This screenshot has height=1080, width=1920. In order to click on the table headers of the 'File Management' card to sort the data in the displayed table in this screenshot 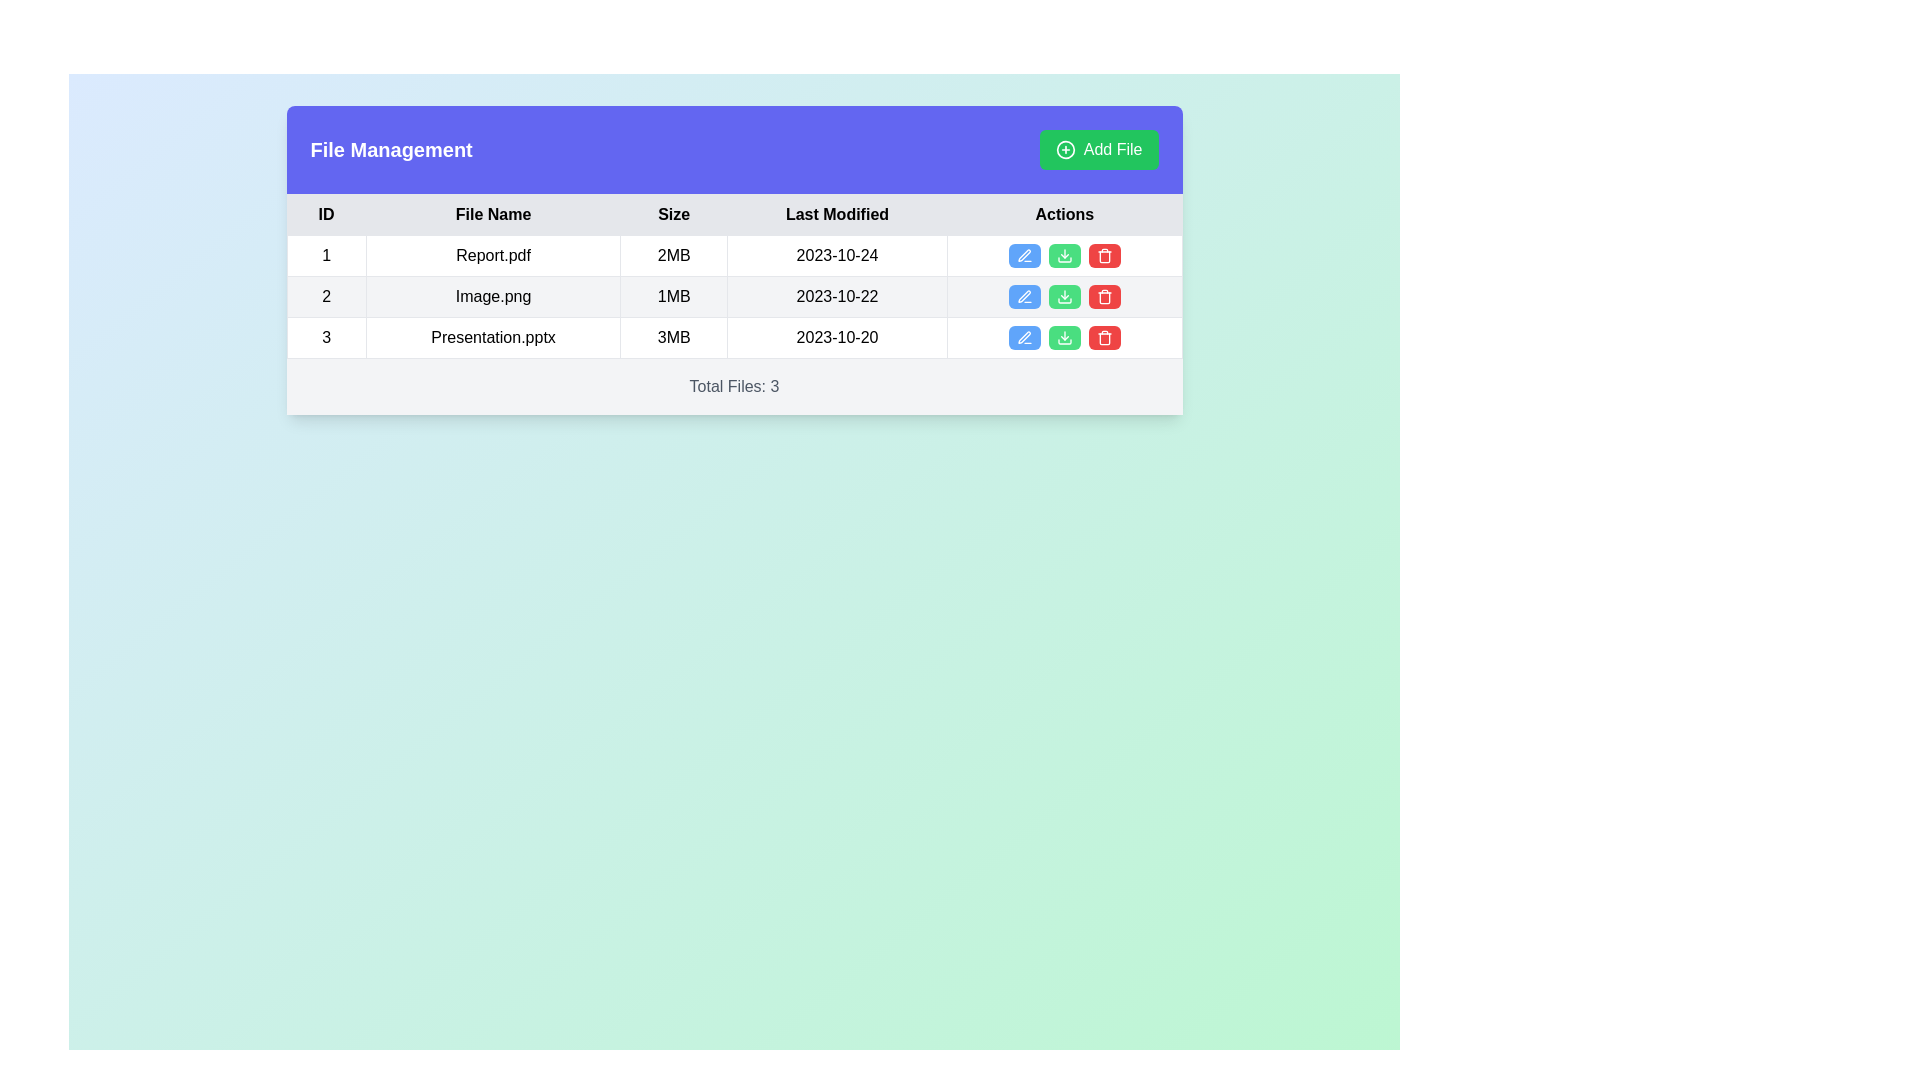, I will do `click(733, 259)`.